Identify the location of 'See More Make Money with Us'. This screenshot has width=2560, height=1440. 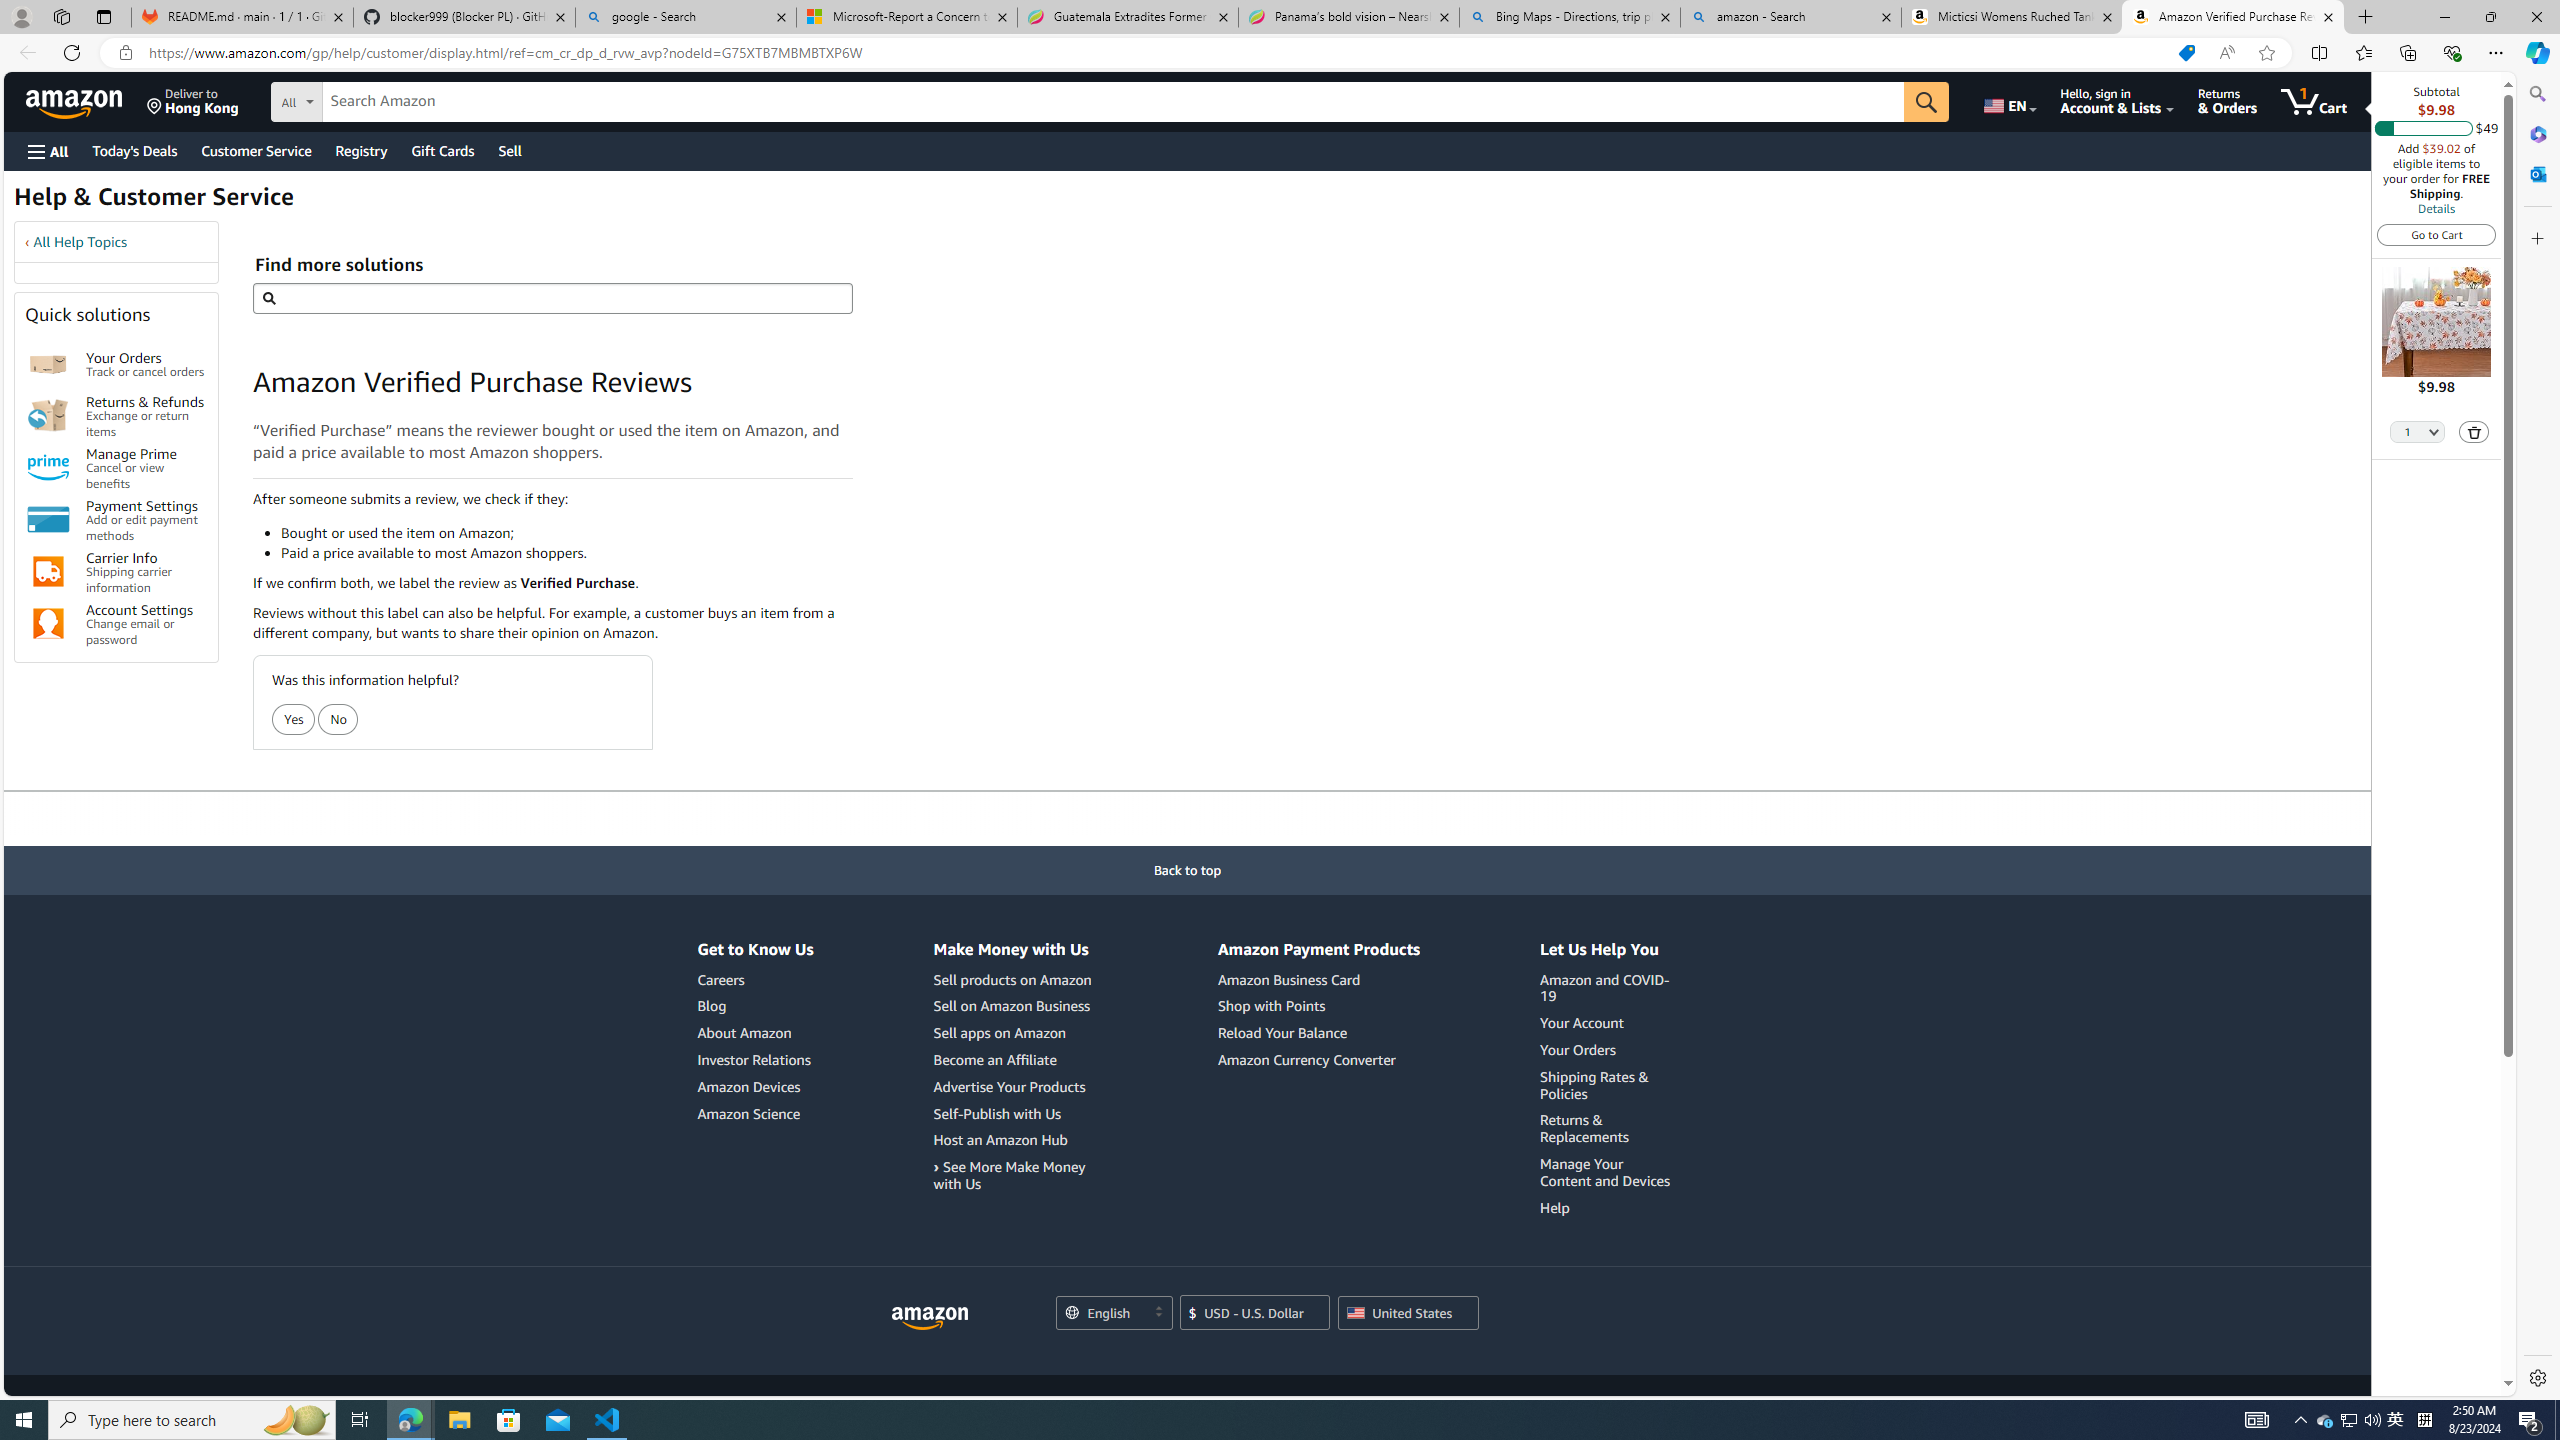
(1007, 1175).